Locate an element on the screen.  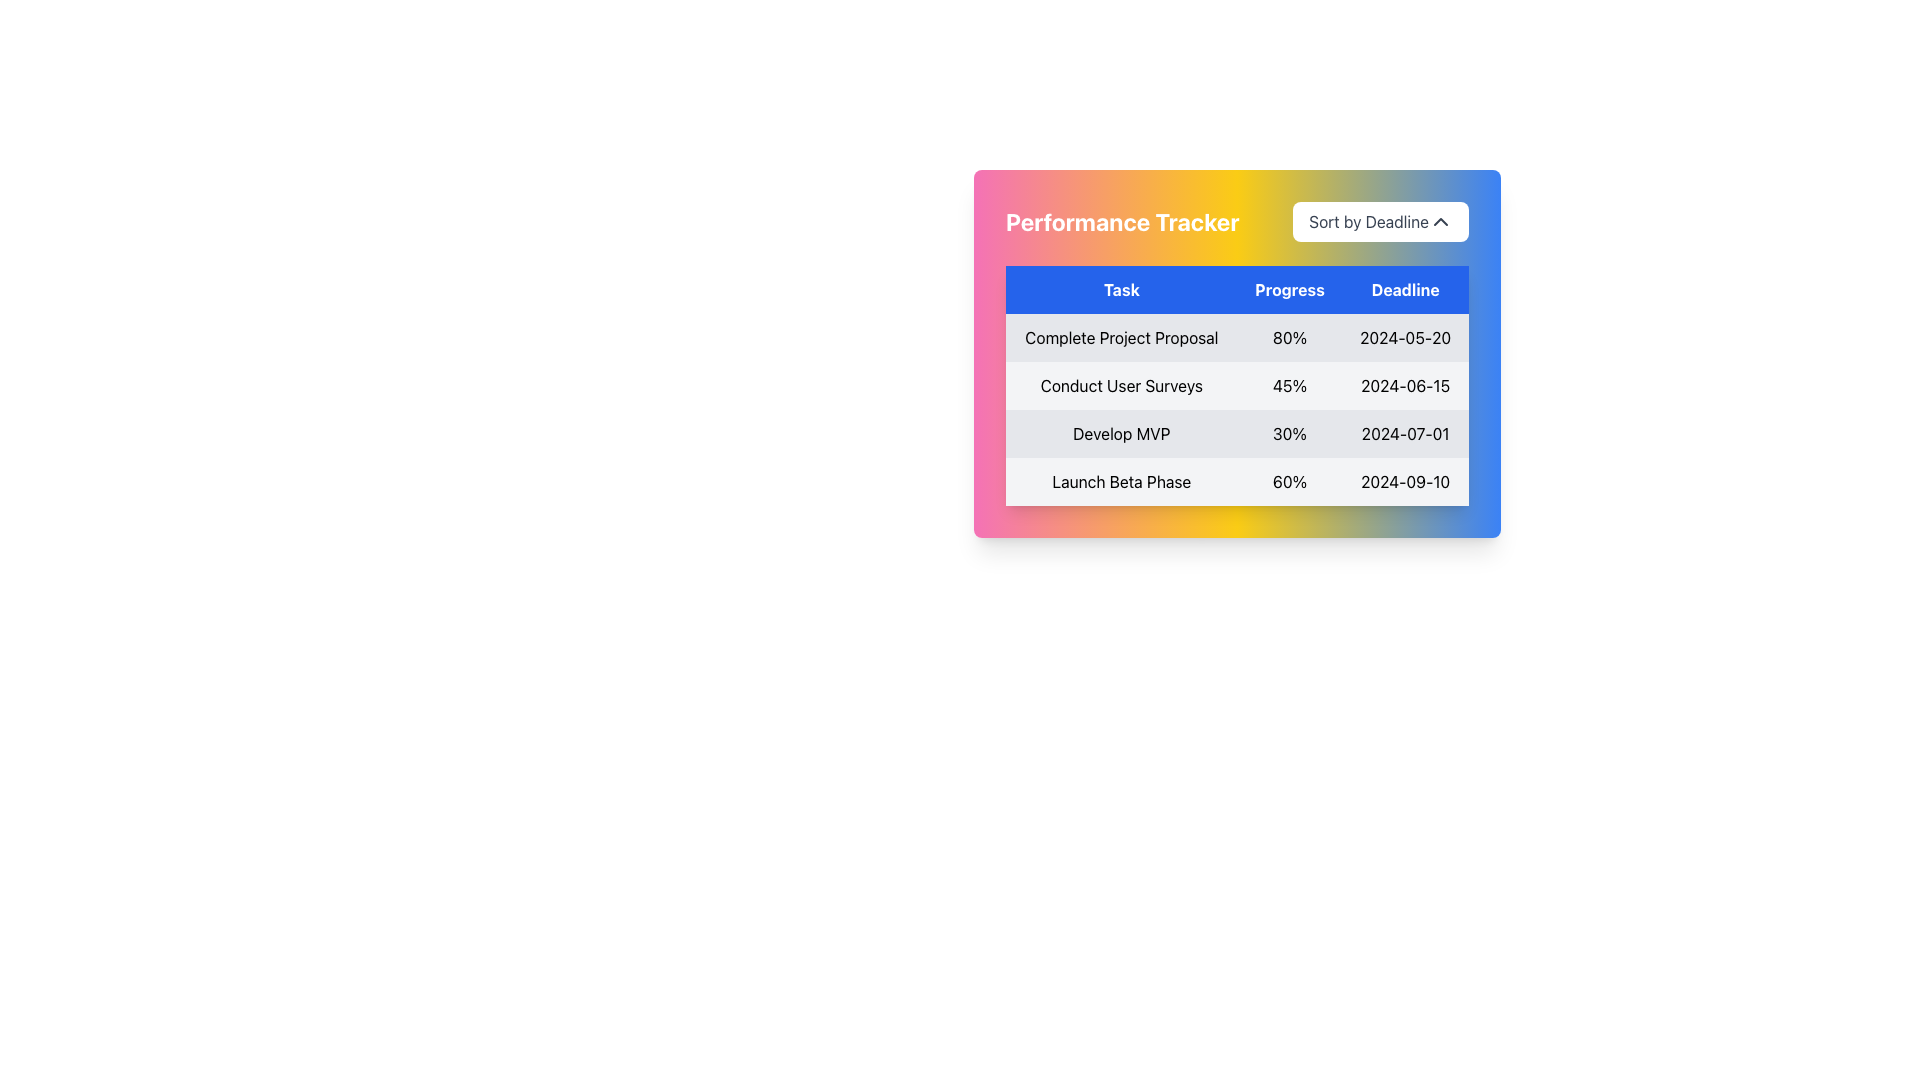
the text label displaying '80%' in bold black font, located in the 'Progress' column next to 'Complete Project Proposal' in the 'Performance Tracker' table is located at coordinates (1290, 337).